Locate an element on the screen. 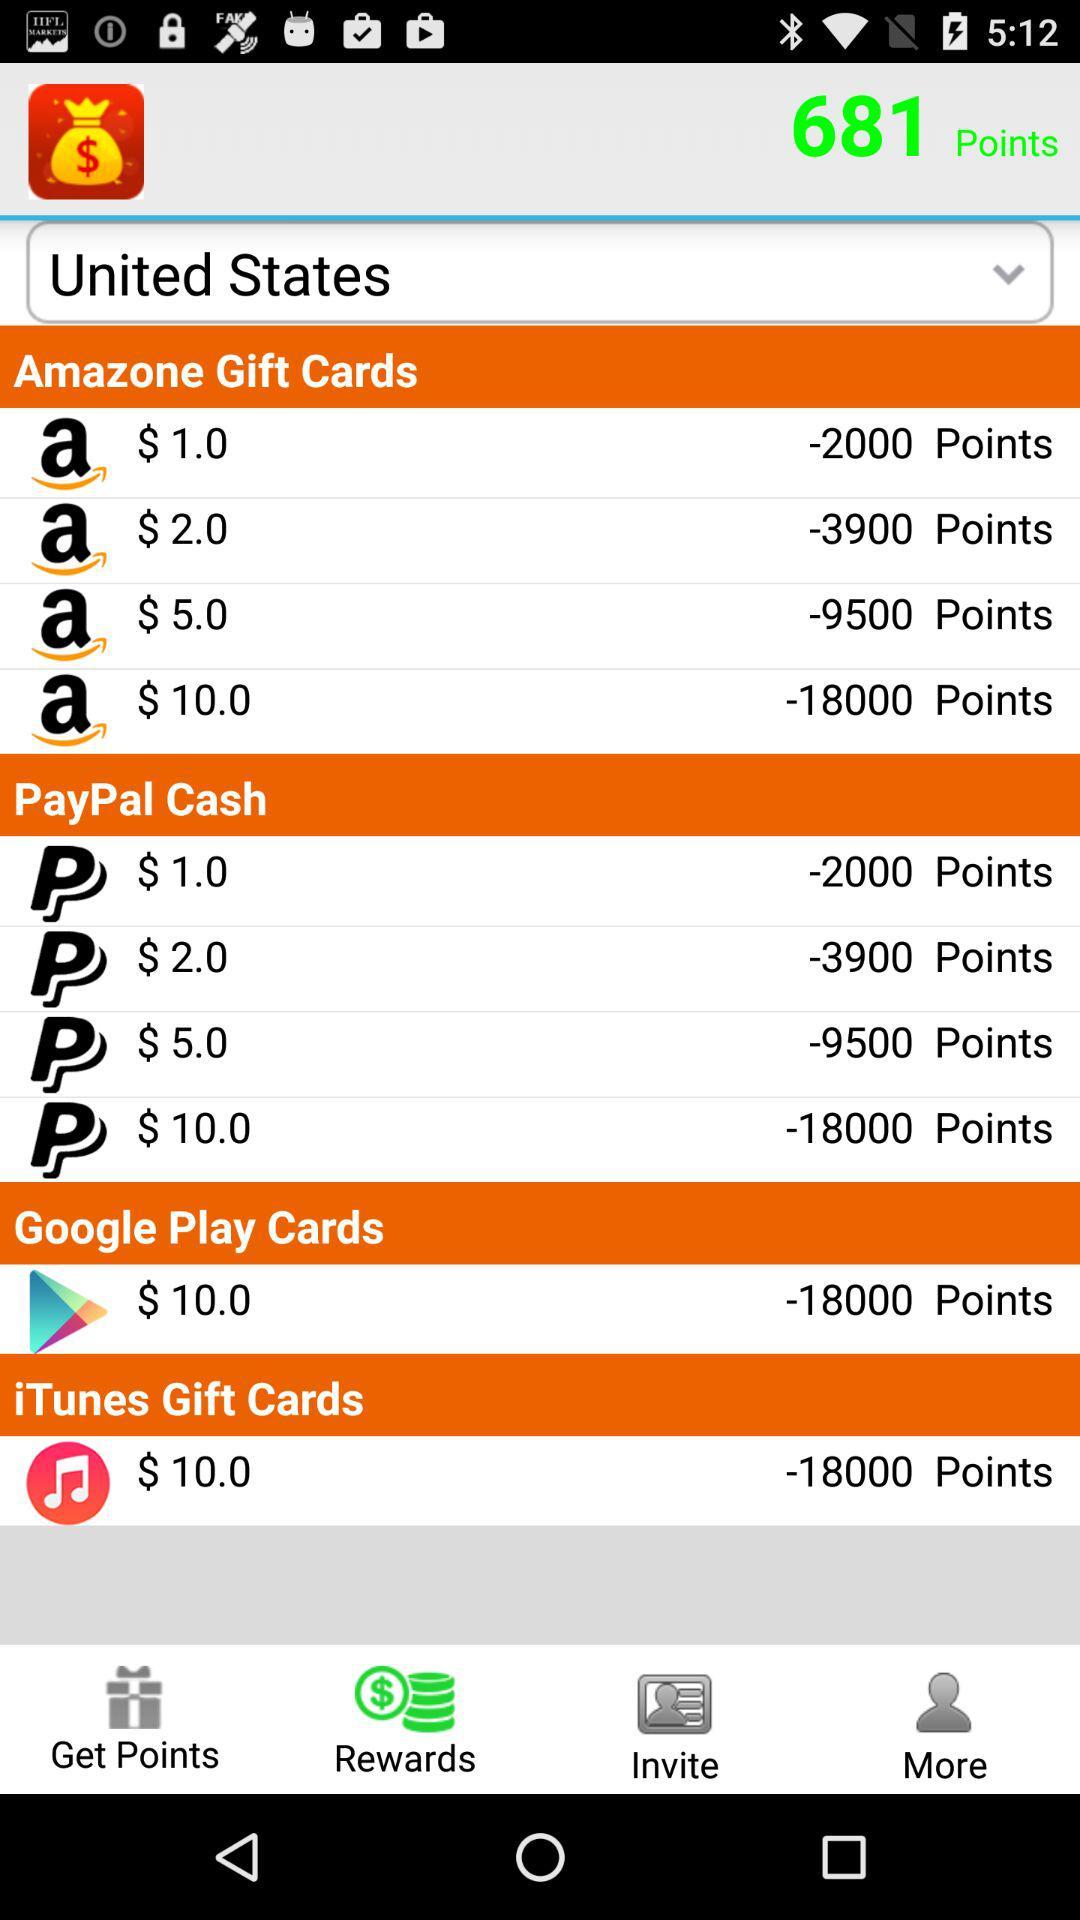 This screenshot has width=1080, height=1920. the more is located at coordinates (945, 1718).